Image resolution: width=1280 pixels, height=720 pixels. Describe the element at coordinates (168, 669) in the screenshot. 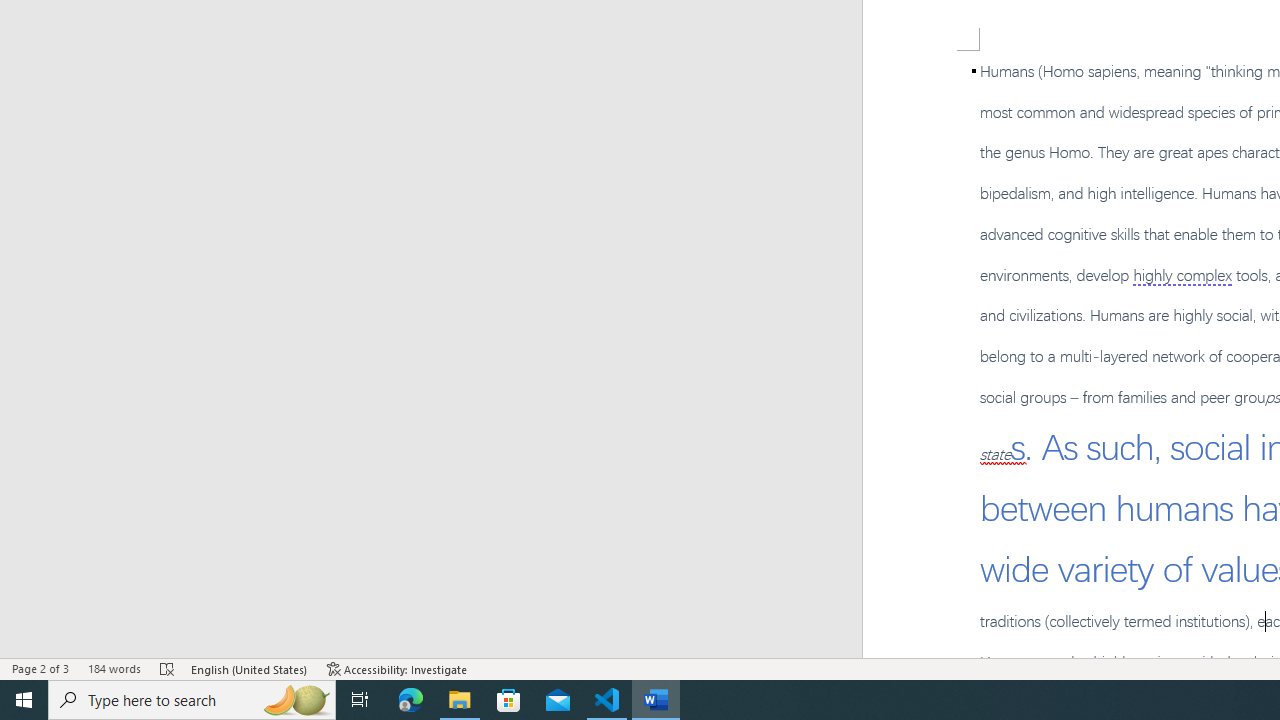

I see `'Spelling and Grammar Check Errors'` at that location.